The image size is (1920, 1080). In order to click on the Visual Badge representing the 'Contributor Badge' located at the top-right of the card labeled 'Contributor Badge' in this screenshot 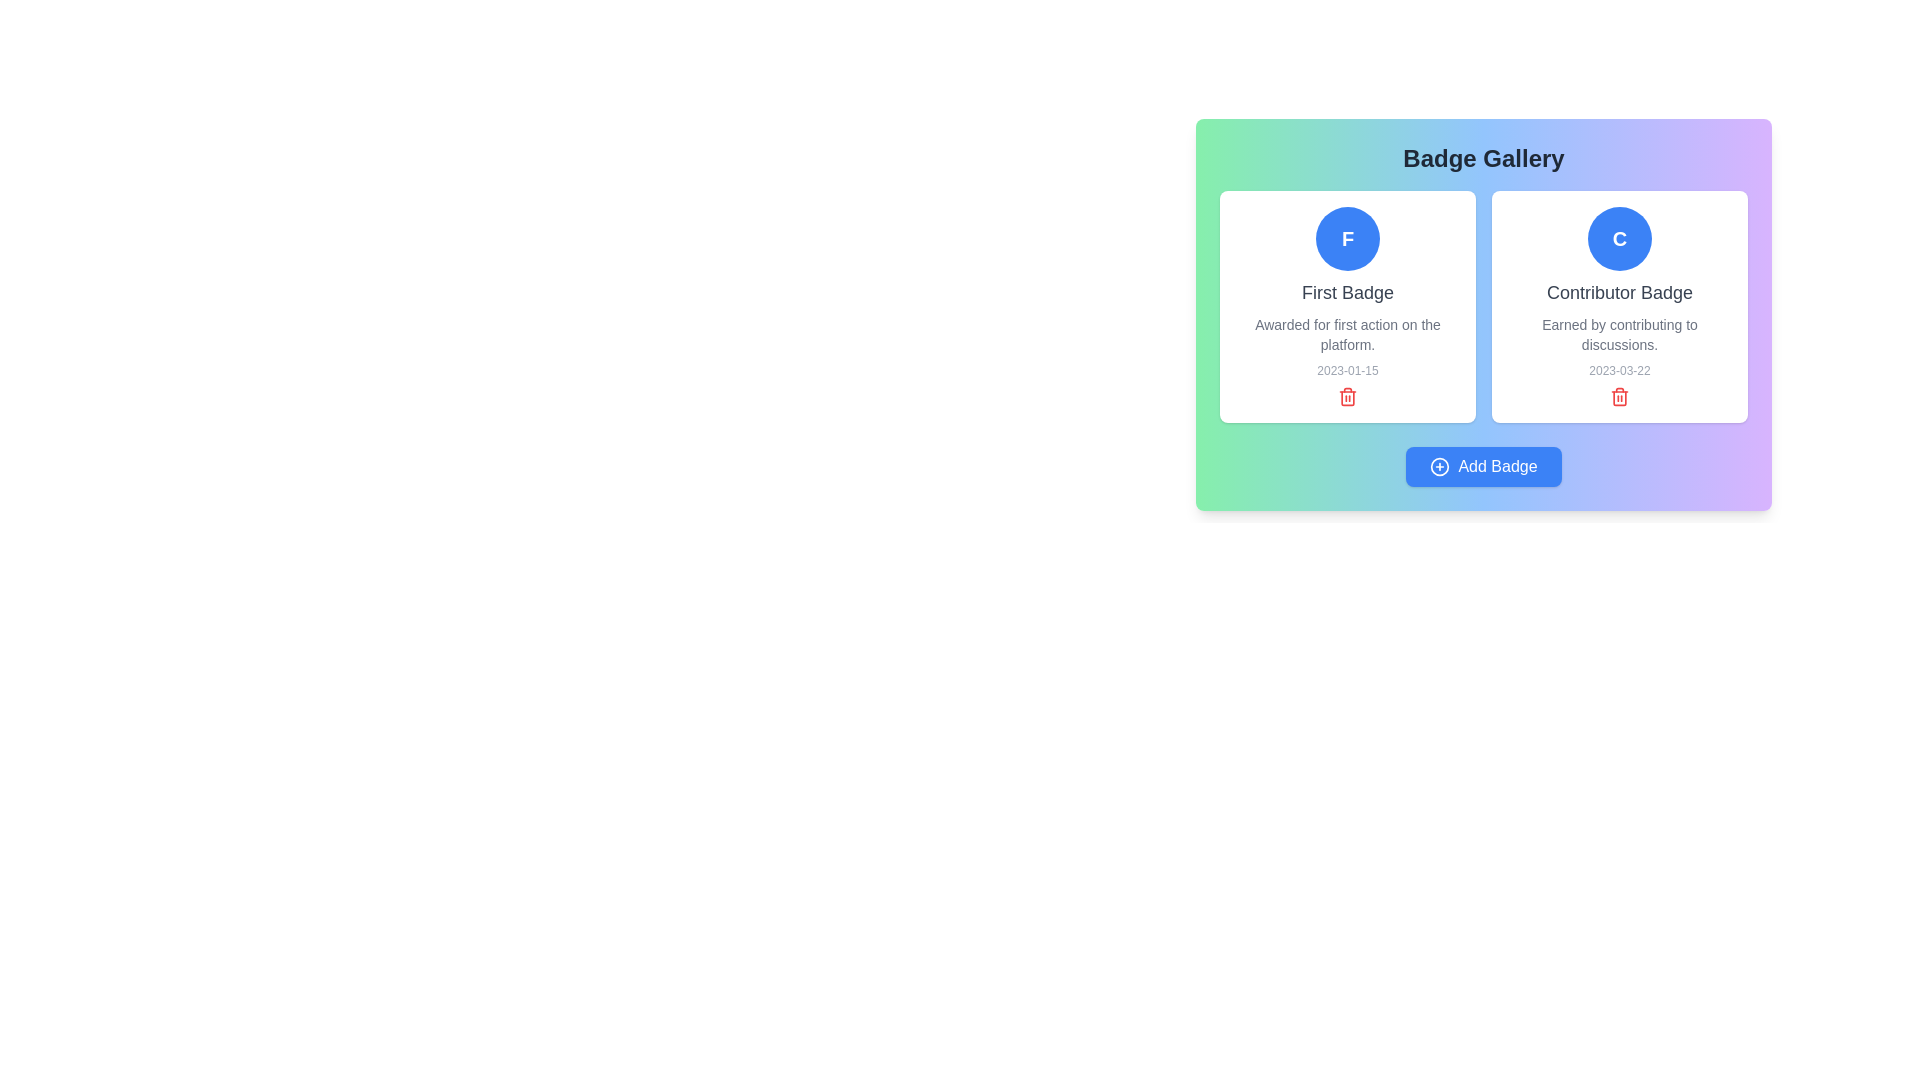, I will do `click(1620, 238)`.